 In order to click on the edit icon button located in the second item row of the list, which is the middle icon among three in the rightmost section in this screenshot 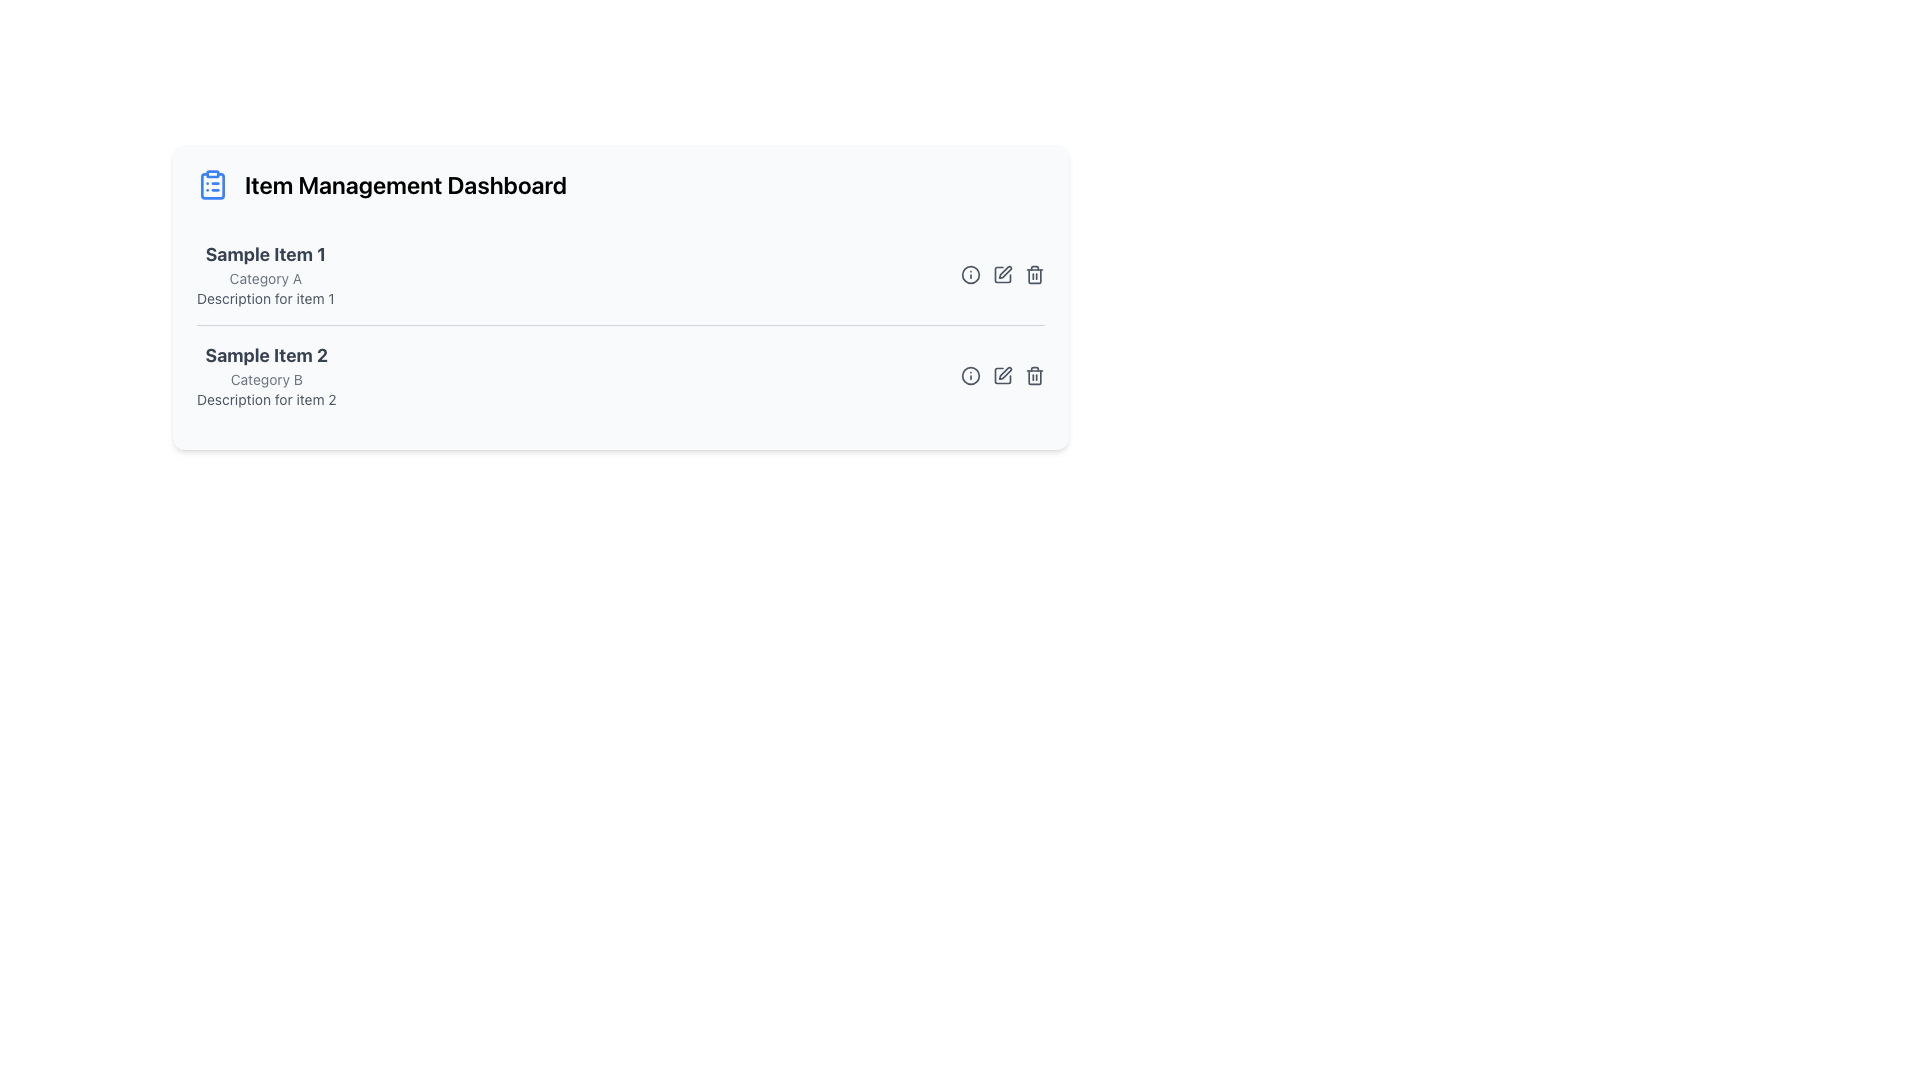, I will do `click(1003, 375)`.